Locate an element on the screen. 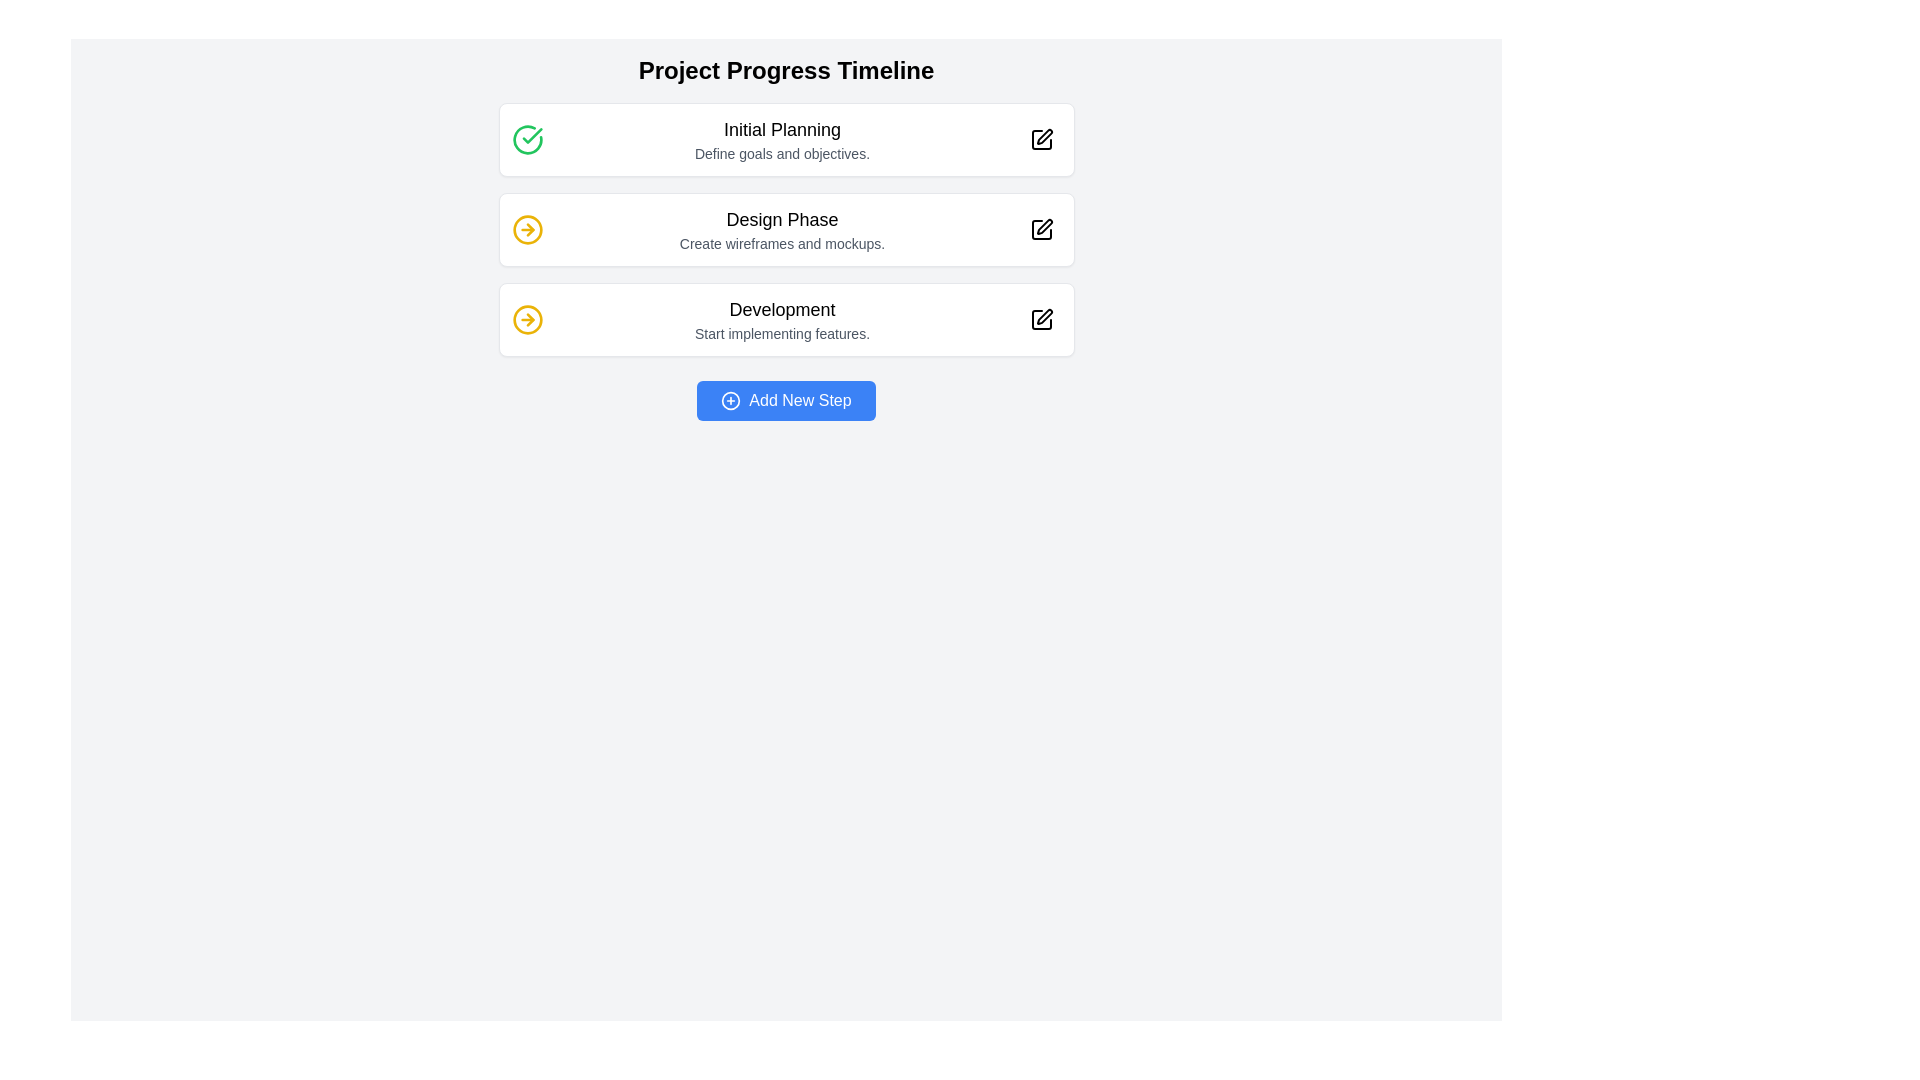  the static text element that describes the objectives associated with the 'Initial Planning' step in the timeline, located directly beneath the 'Initial Planning' text is located at coordinates (781, 153).